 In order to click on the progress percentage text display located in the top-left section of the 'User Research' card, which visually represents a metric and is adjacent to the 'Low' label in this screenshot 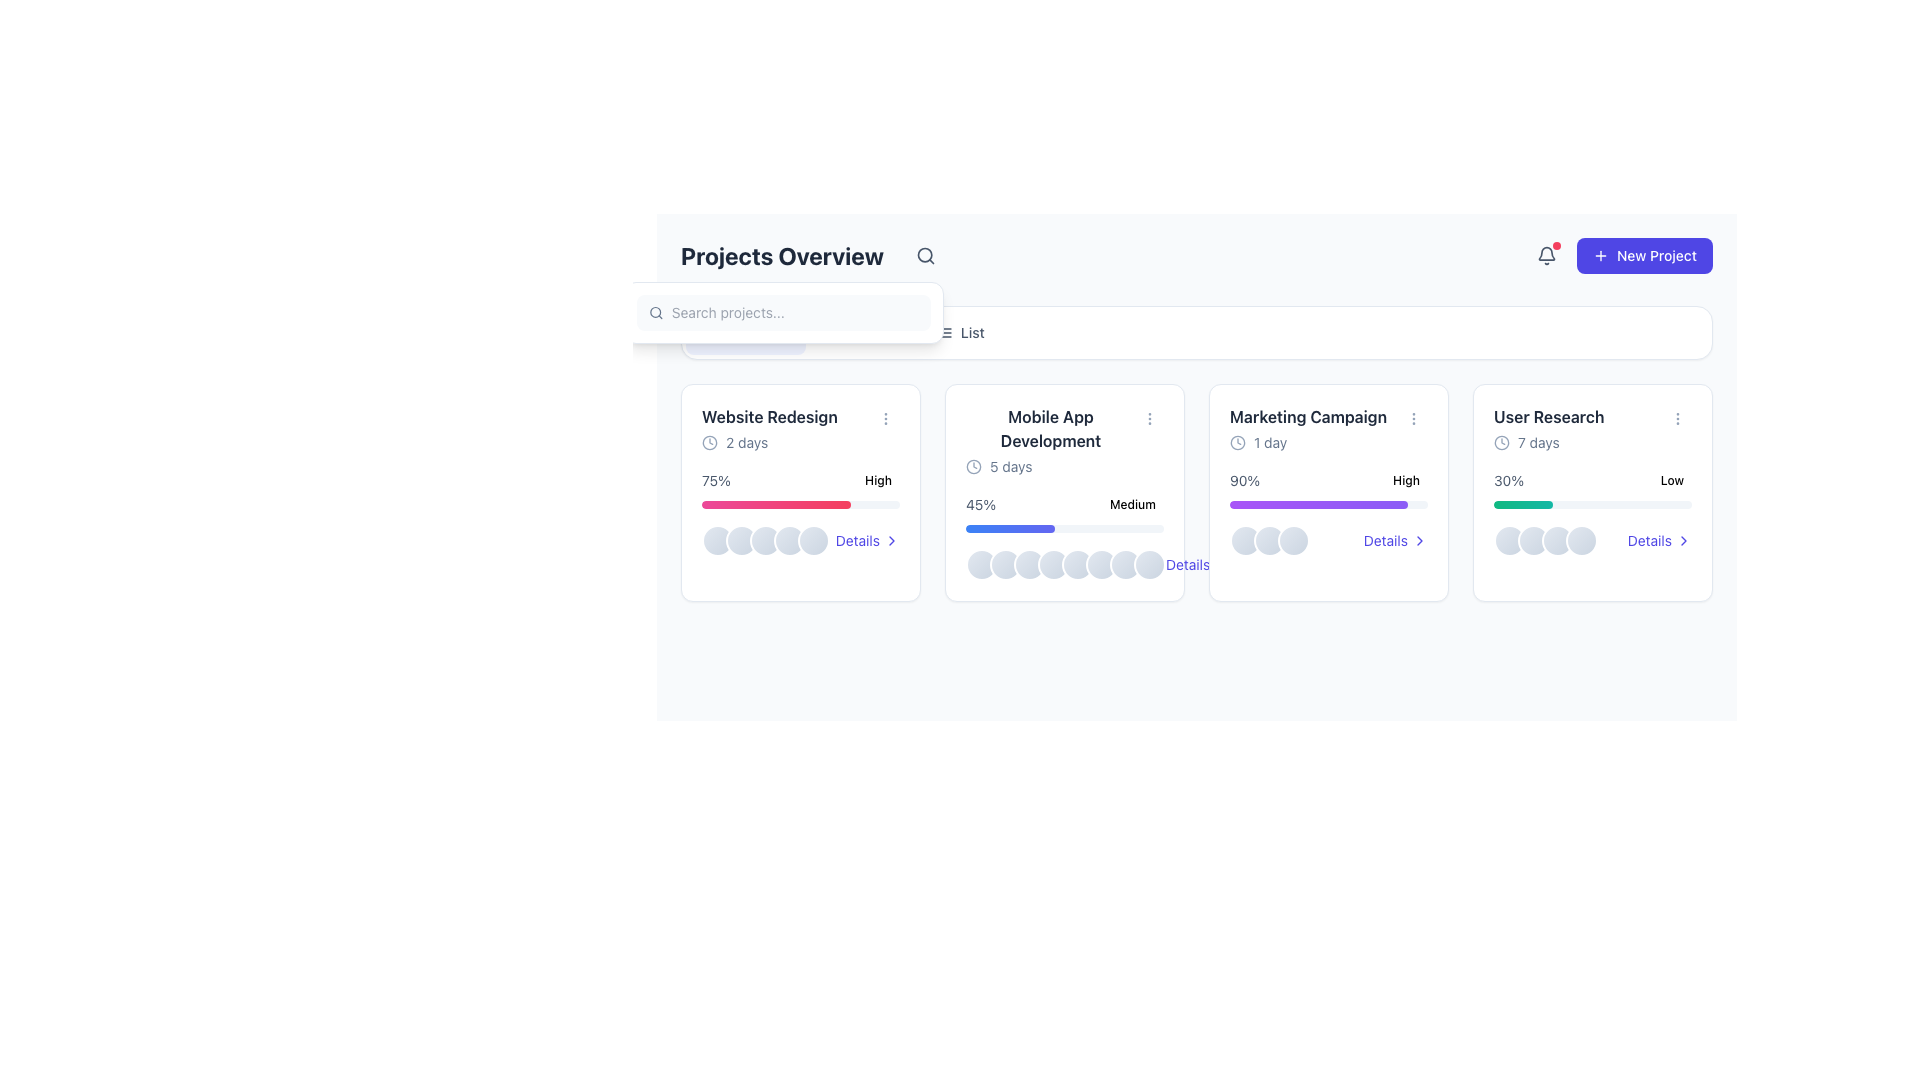, I will do `click(1509, 481)`.